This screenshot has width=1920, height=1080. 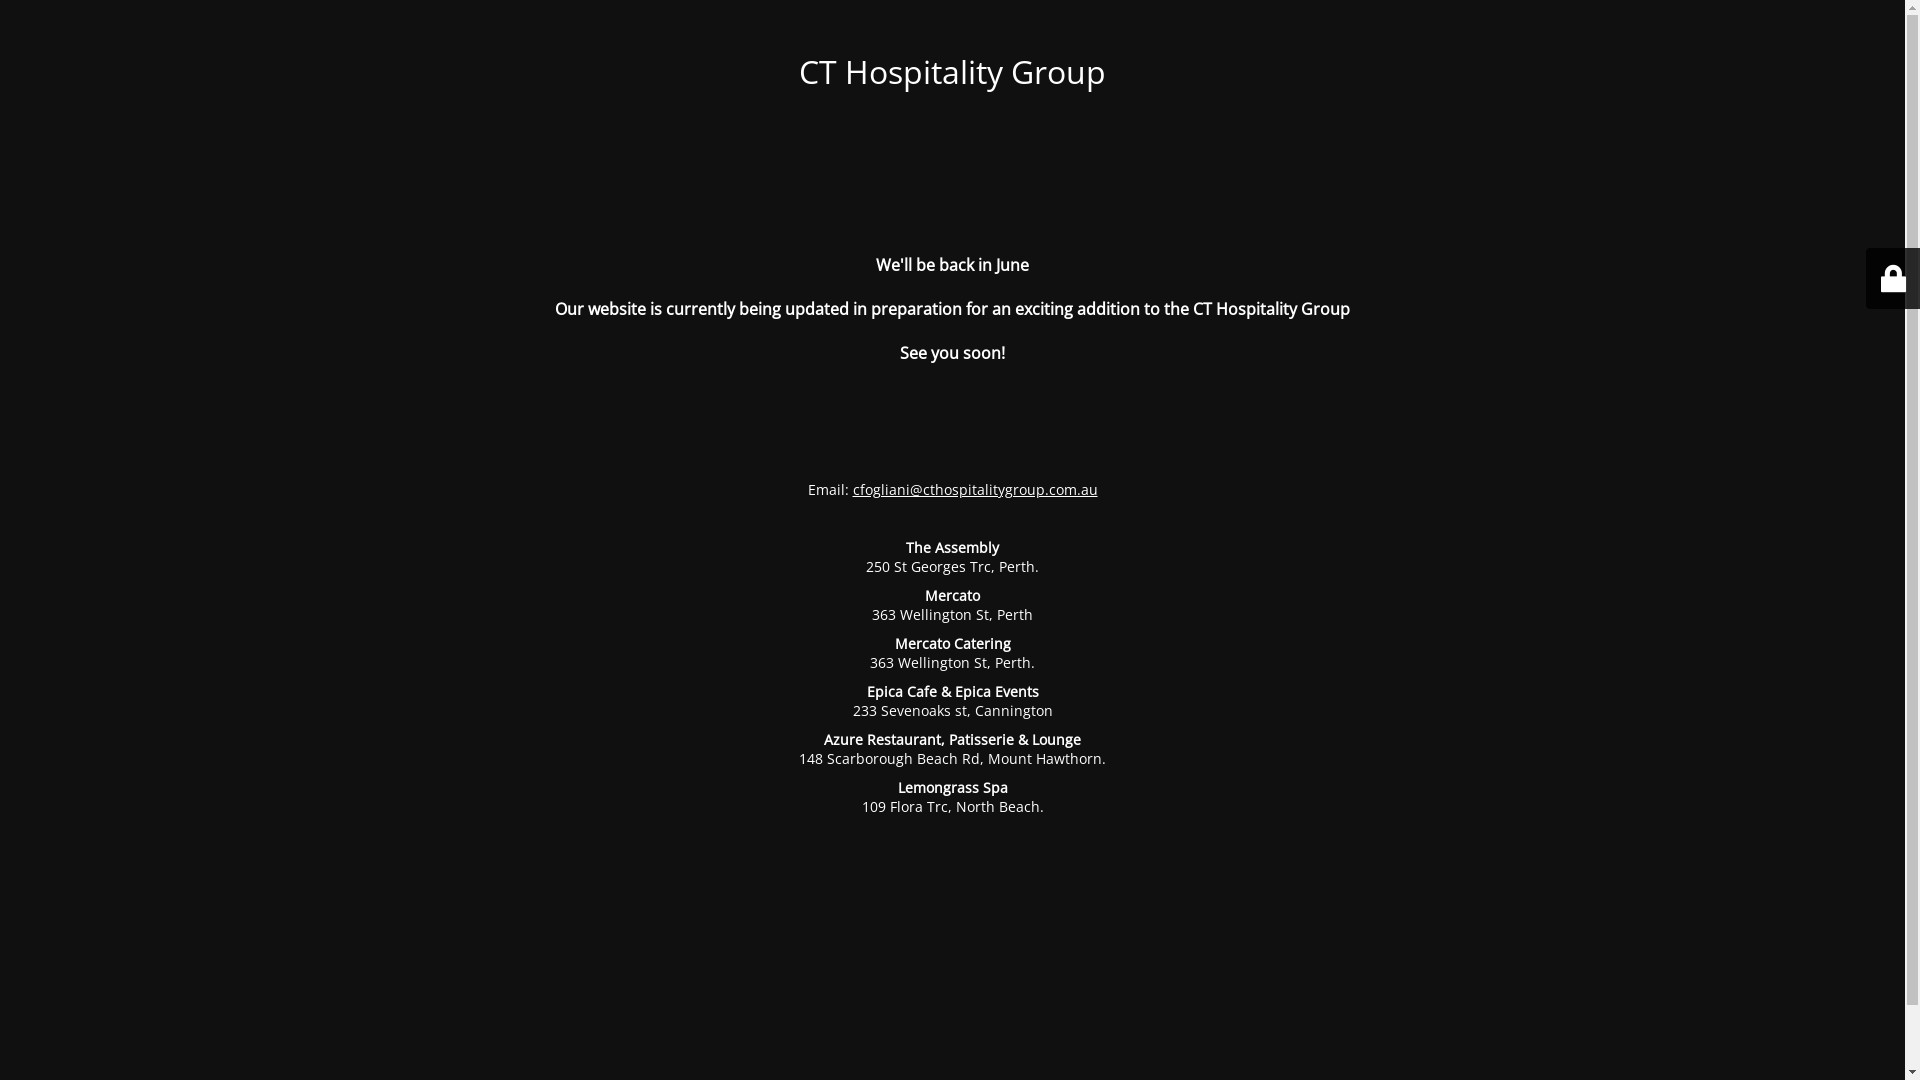 I want to click on 'cfogliani@cthospitalitygroup.com.au', so click(x=974, y=489).